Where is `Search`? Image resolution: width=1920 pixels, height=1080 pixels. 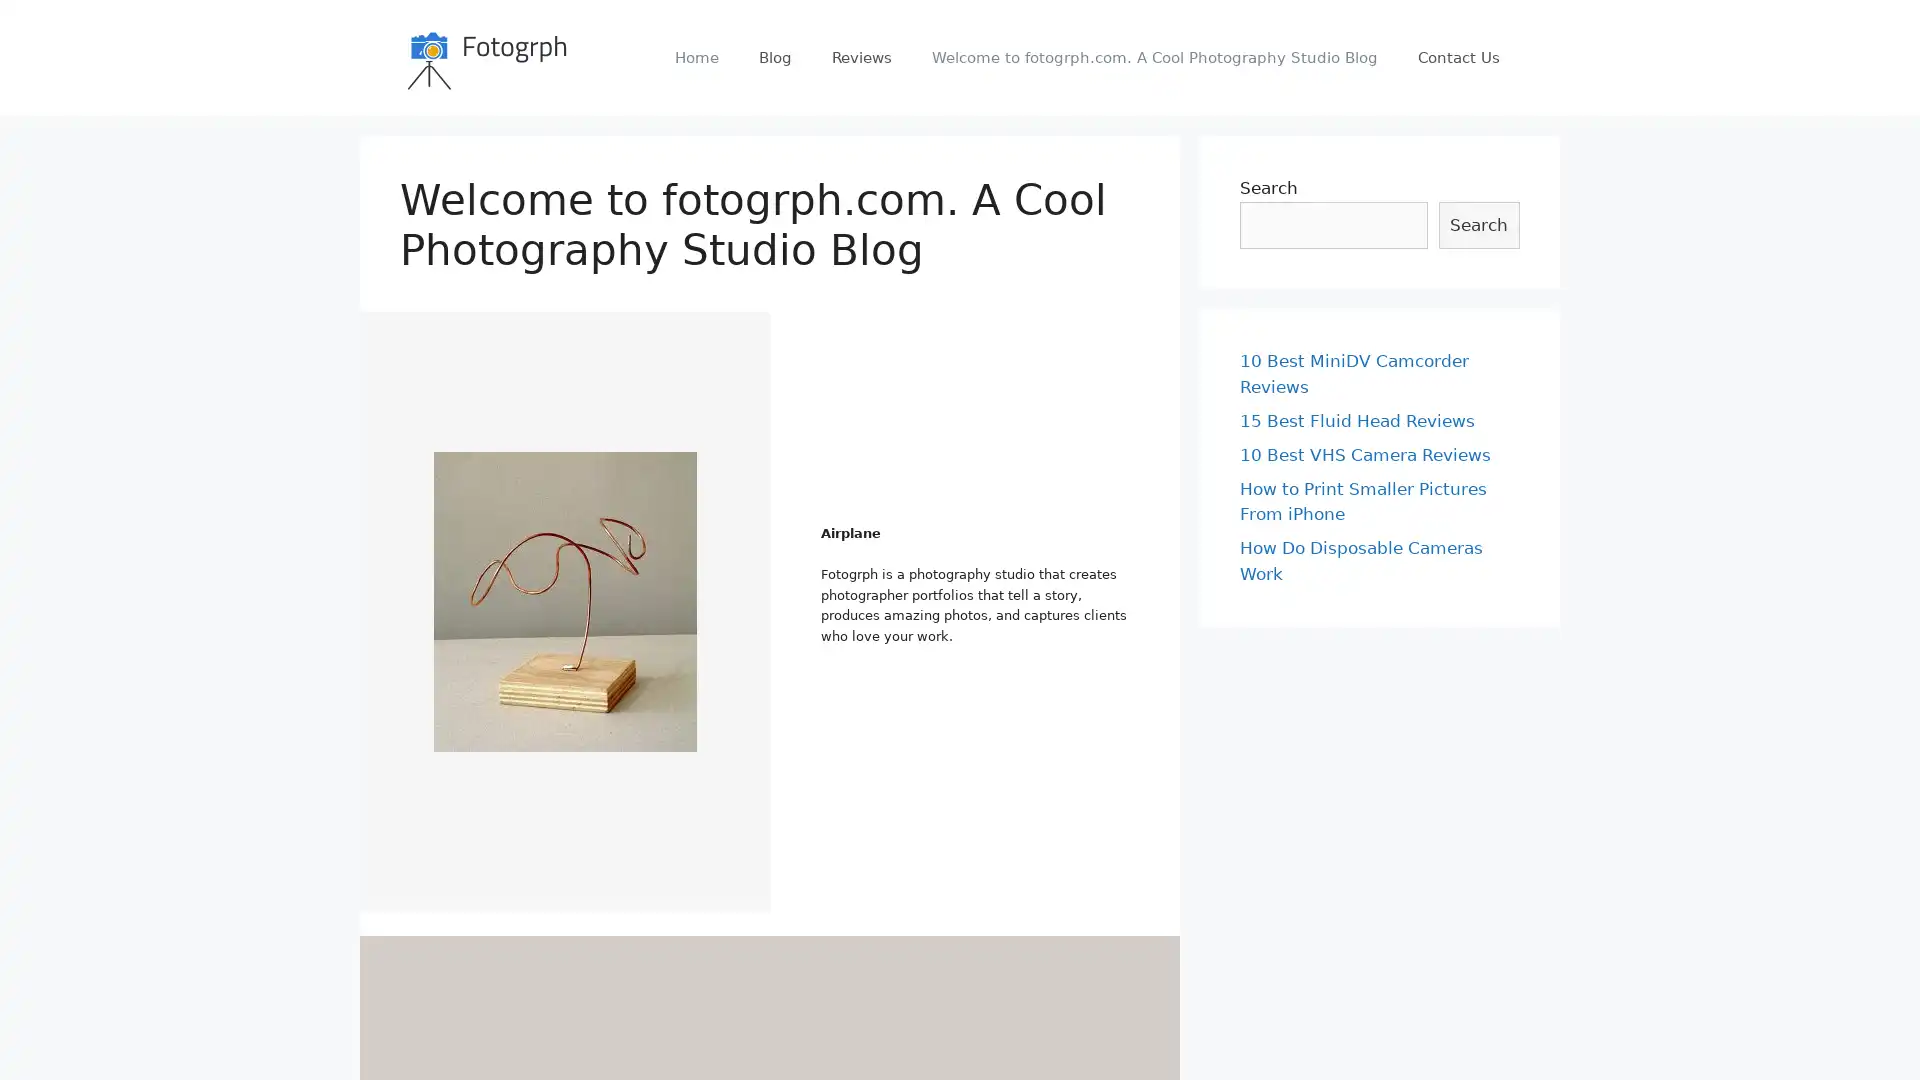
Search is located at coordinates (1478, 224).